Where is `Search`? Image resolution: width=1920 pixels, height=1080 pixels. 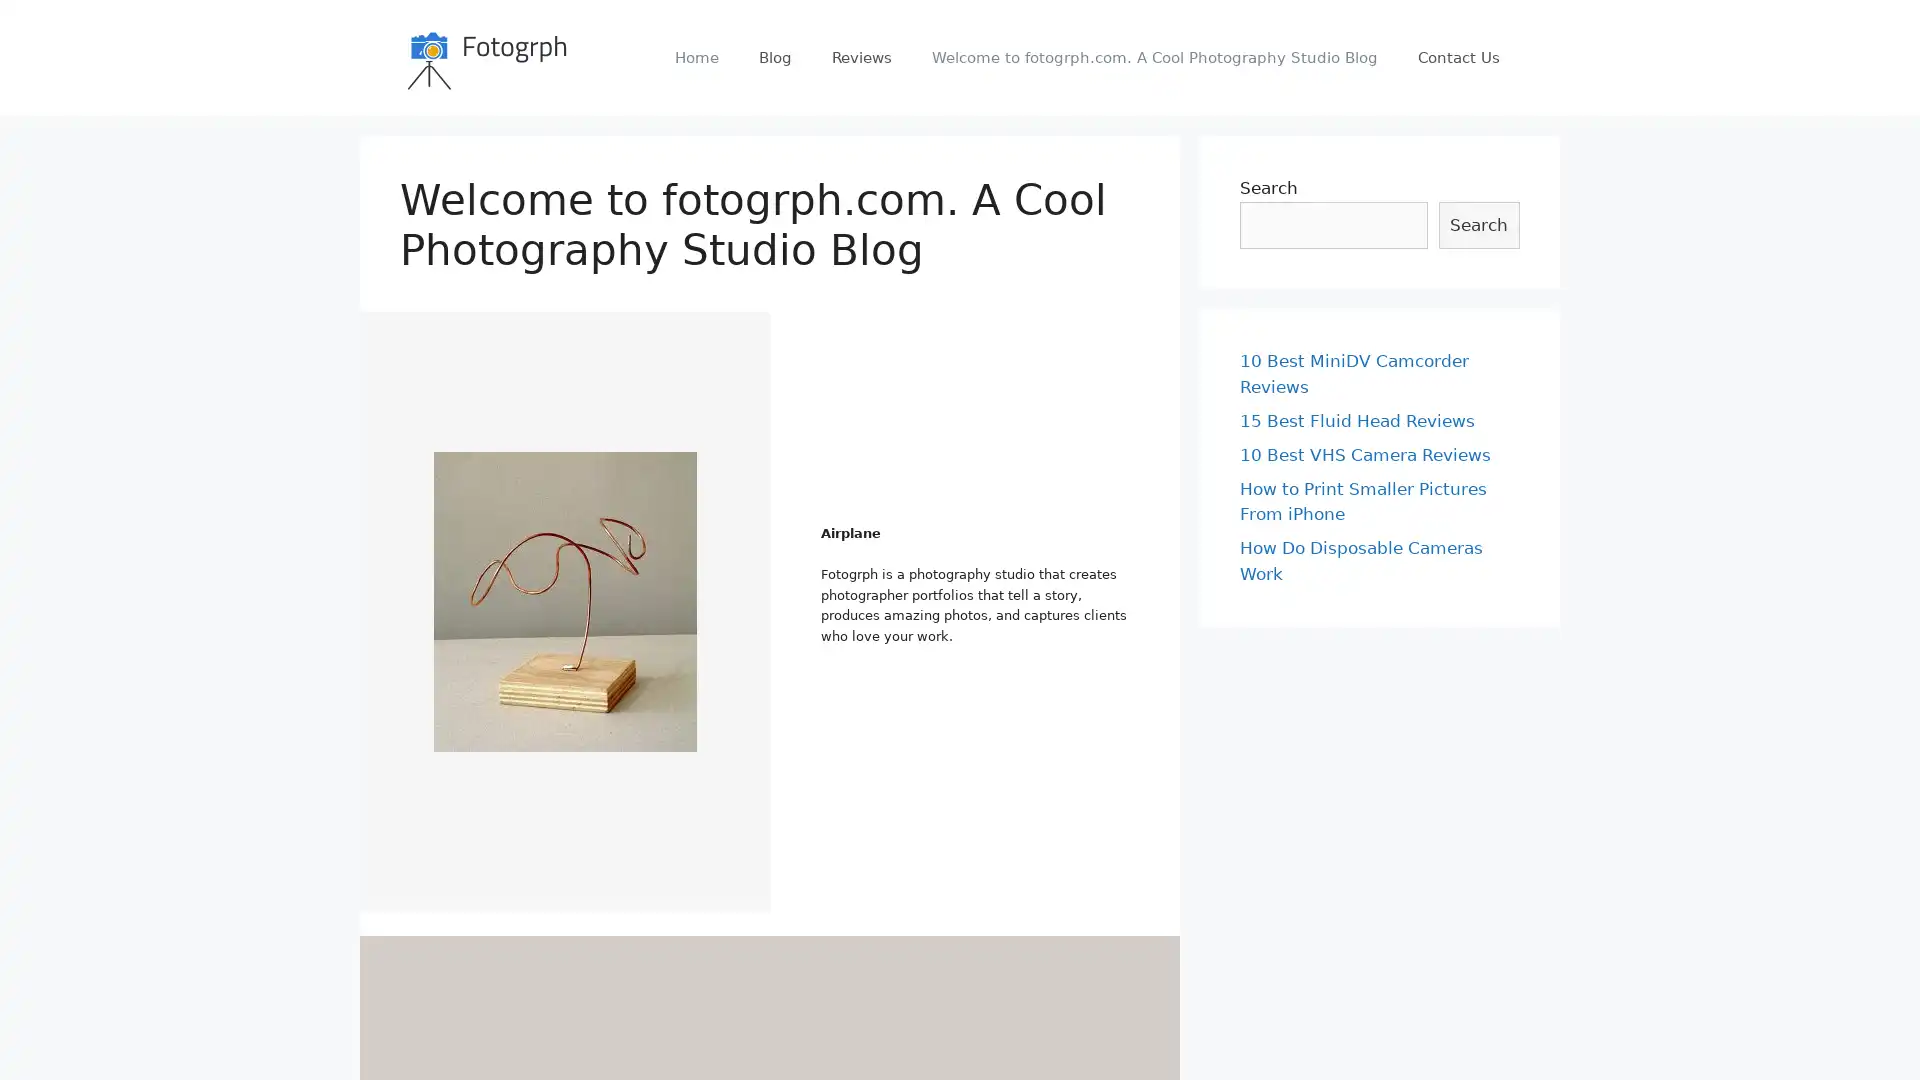
Search is located at coordinates (1478, 224).